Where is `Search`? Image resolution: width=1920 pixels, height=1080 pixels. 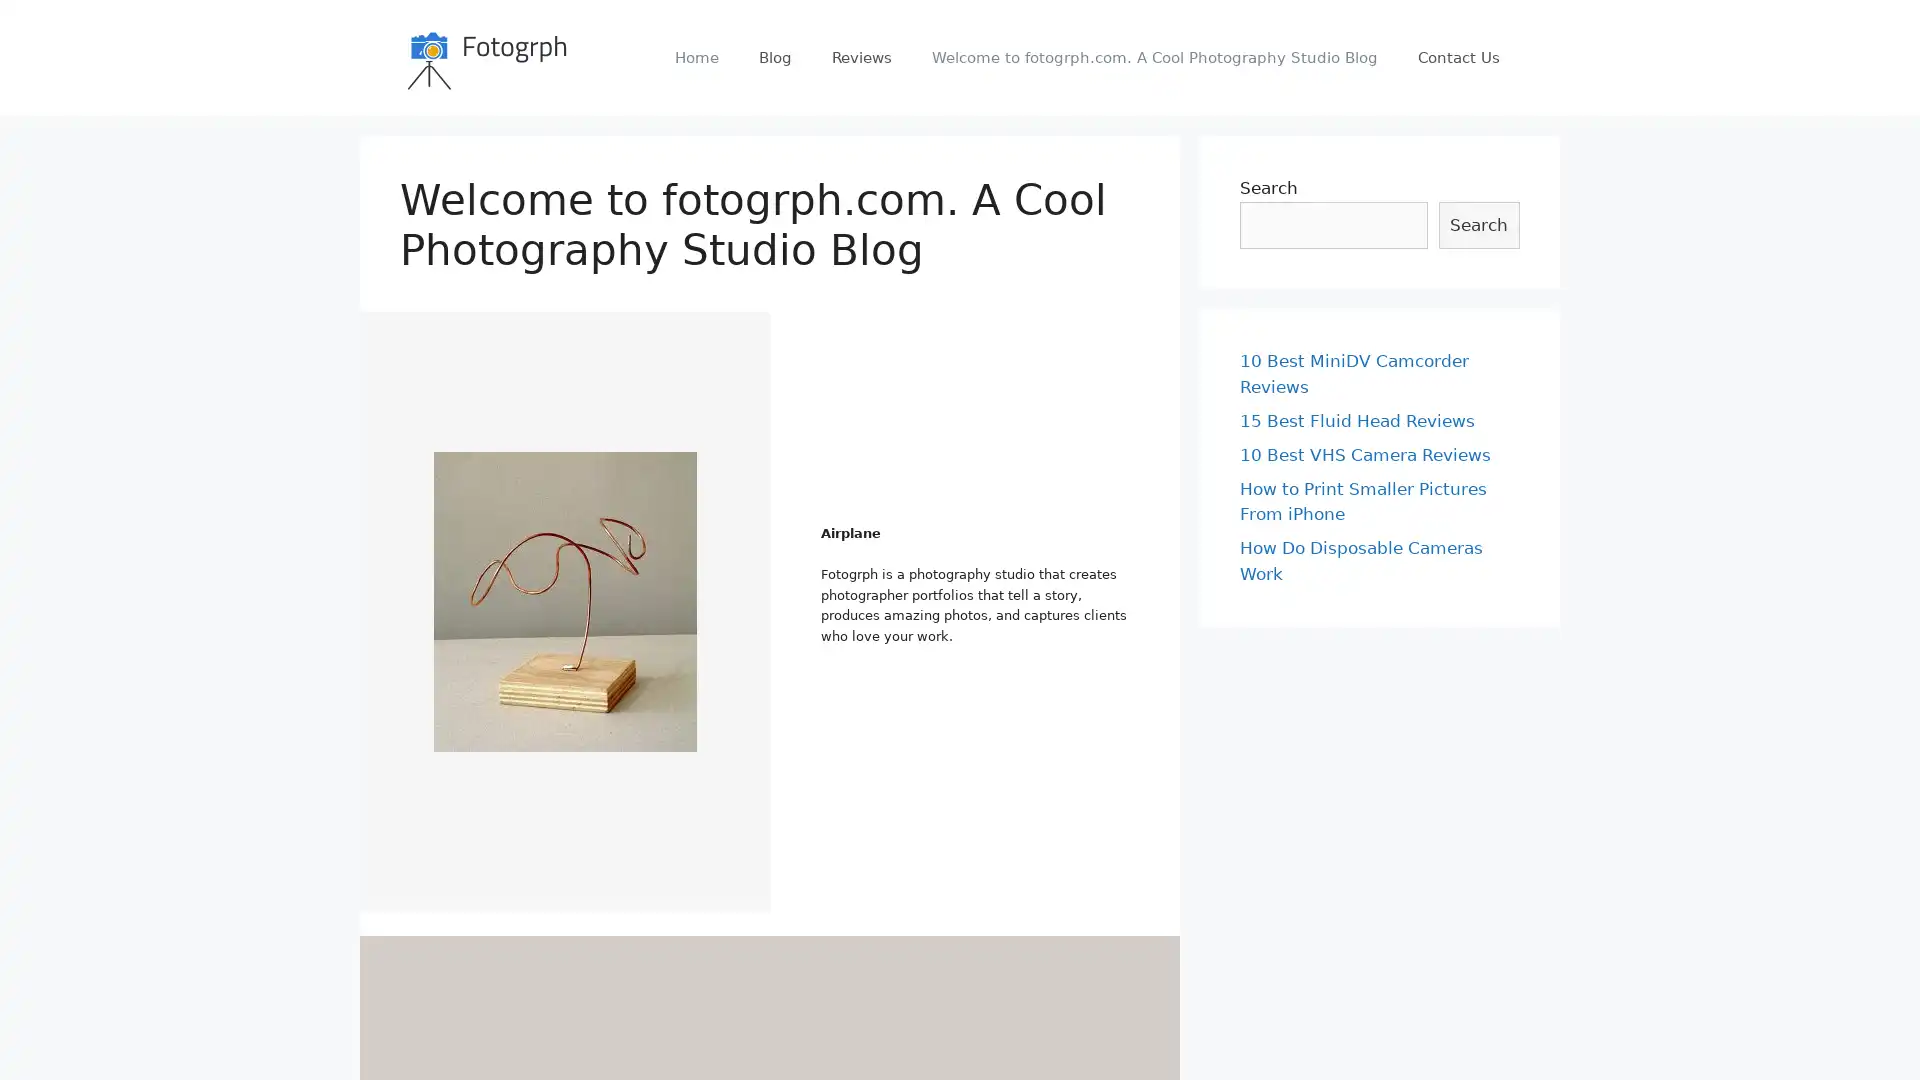
Search is located at coordinates (1478, 224).